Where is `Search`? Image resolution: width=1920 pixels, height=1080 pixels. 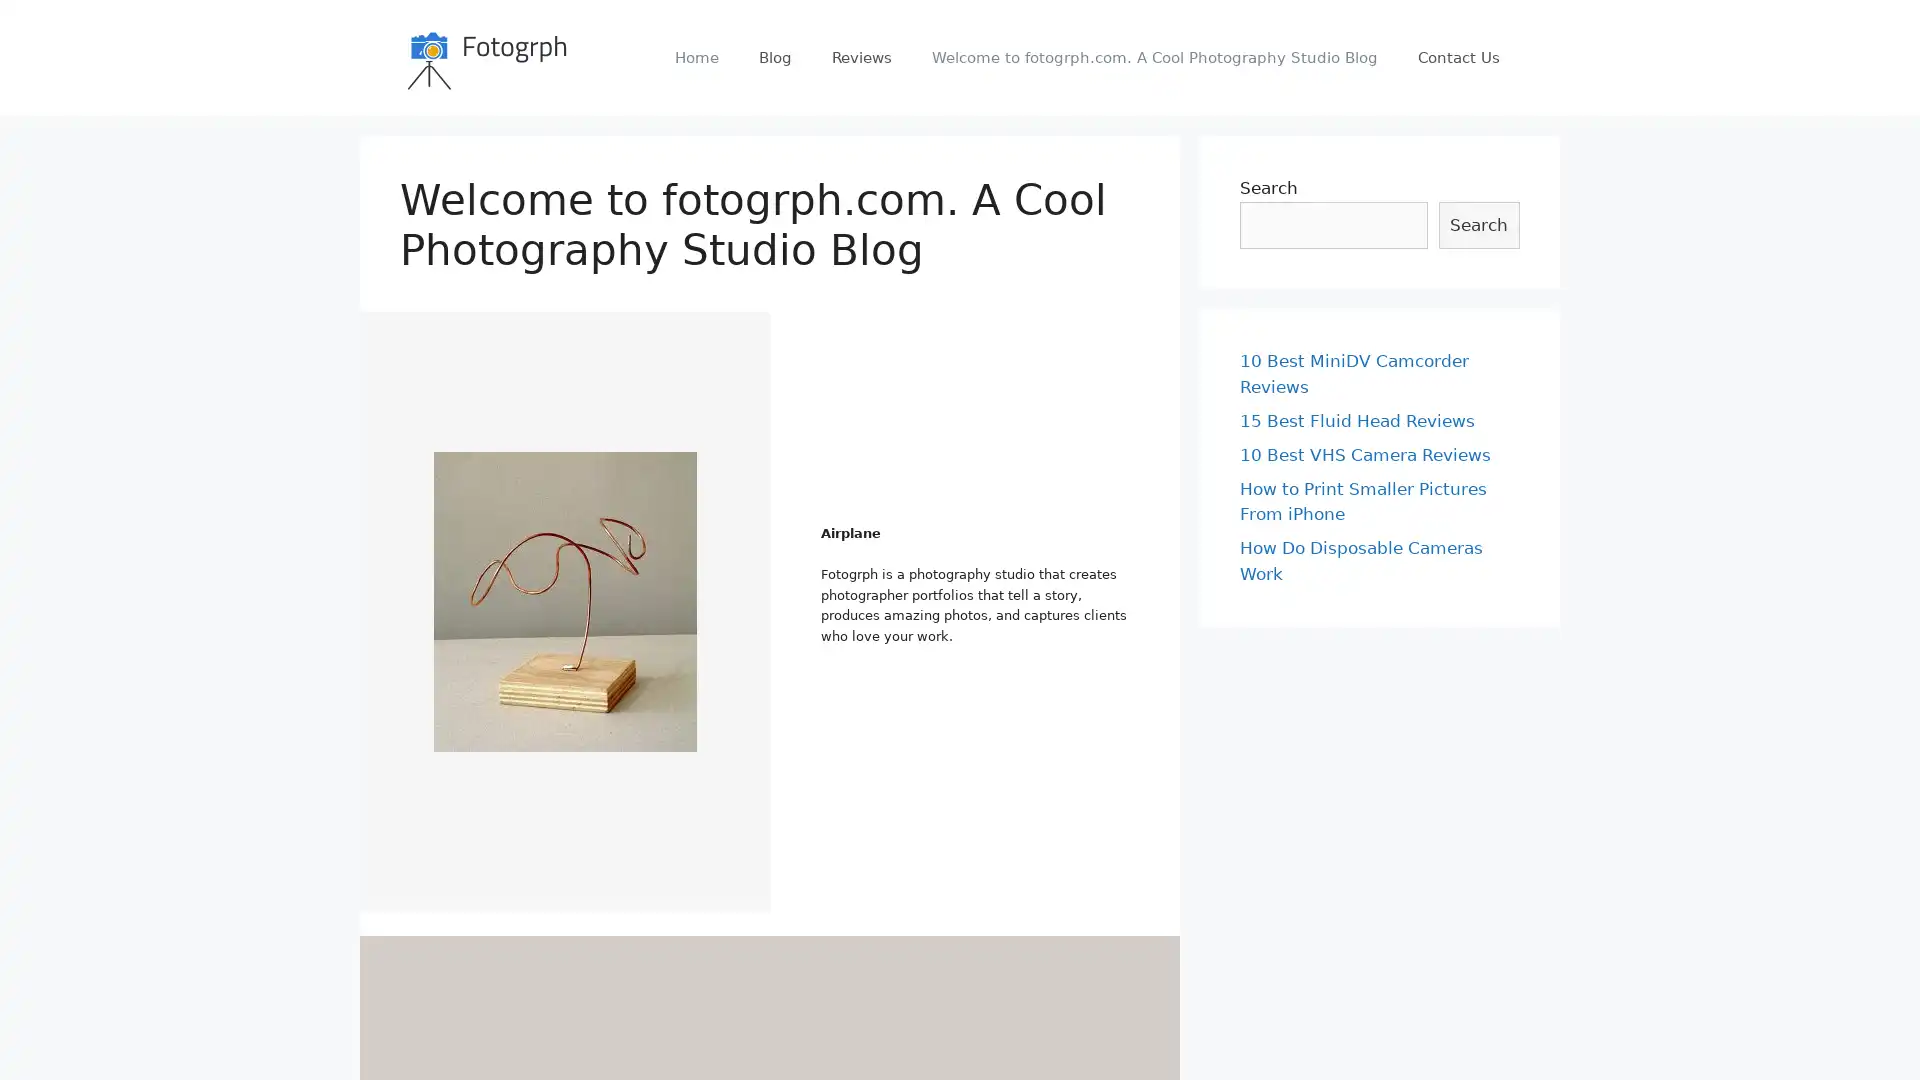
Search is located at coordinates (1478, 224).